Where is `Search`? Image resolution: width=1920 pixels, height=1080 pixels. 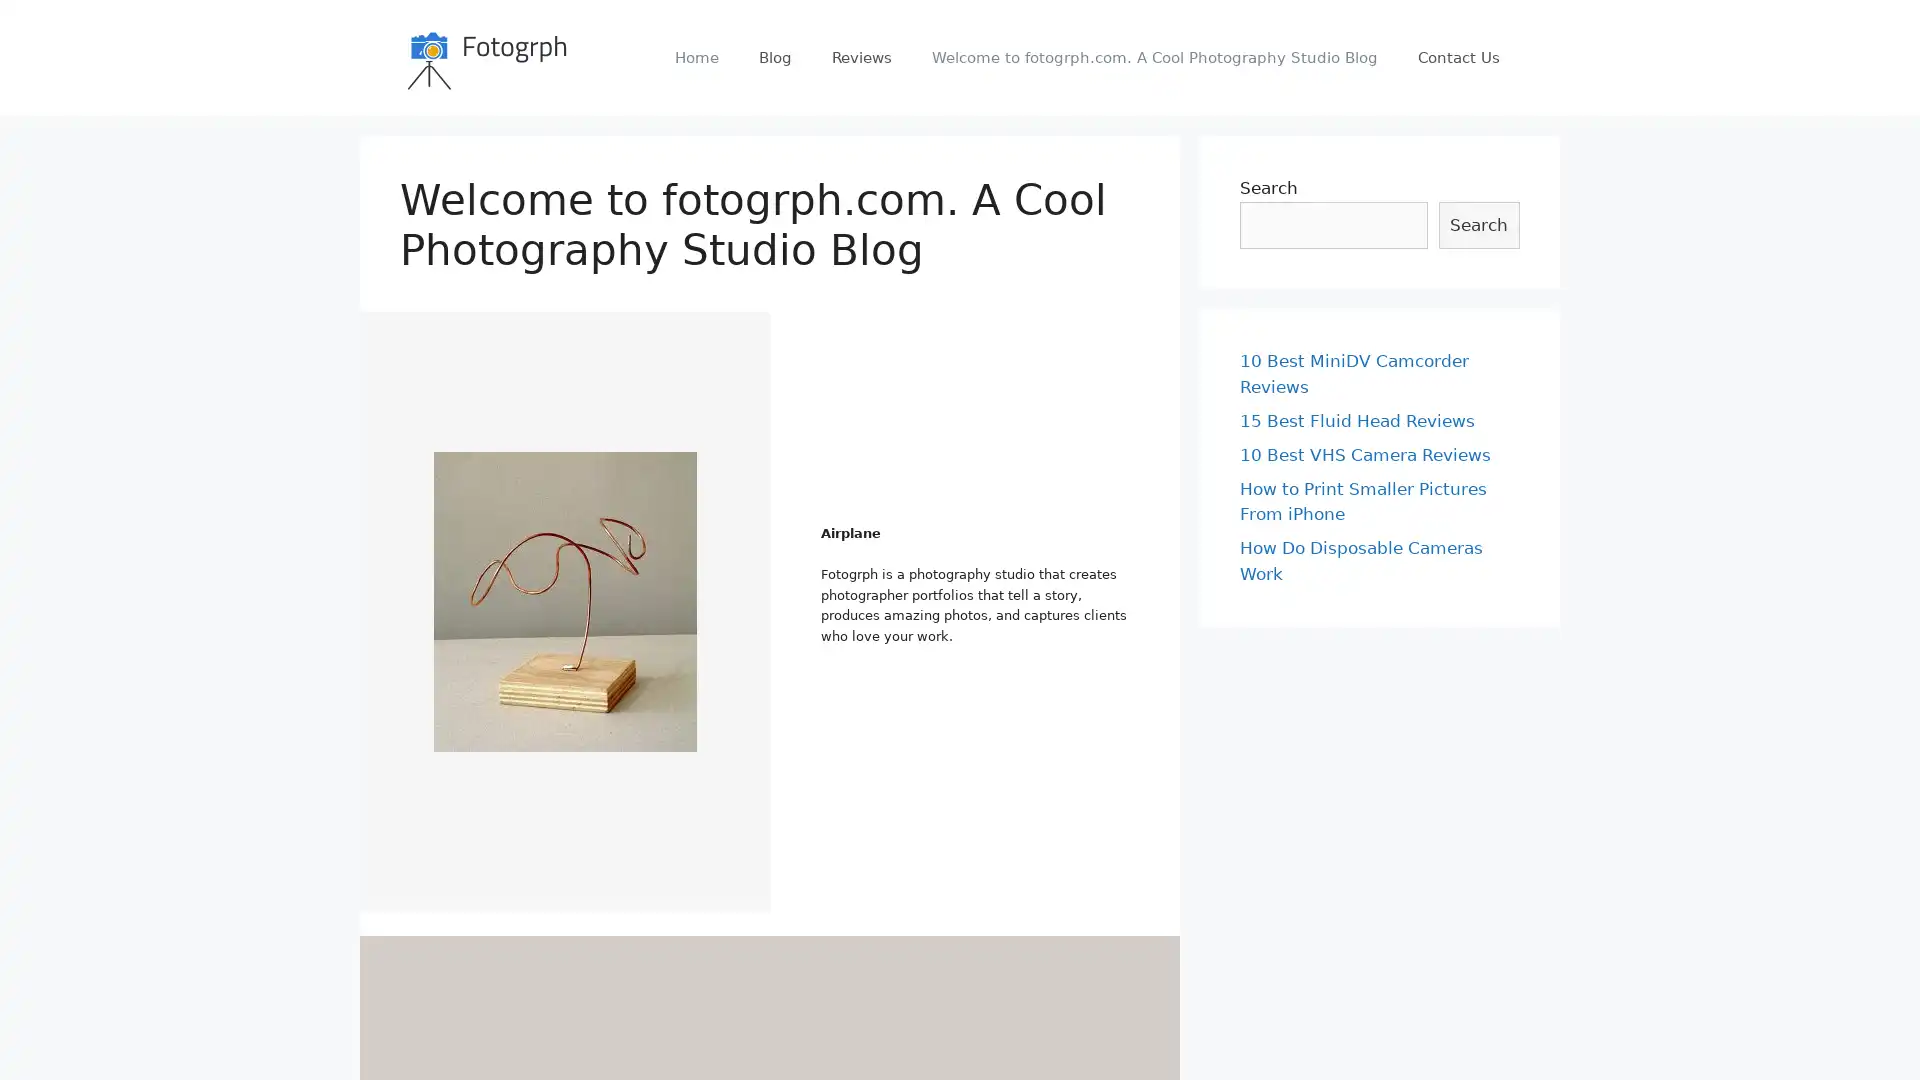
Search is located at coordinates (1478, 224).